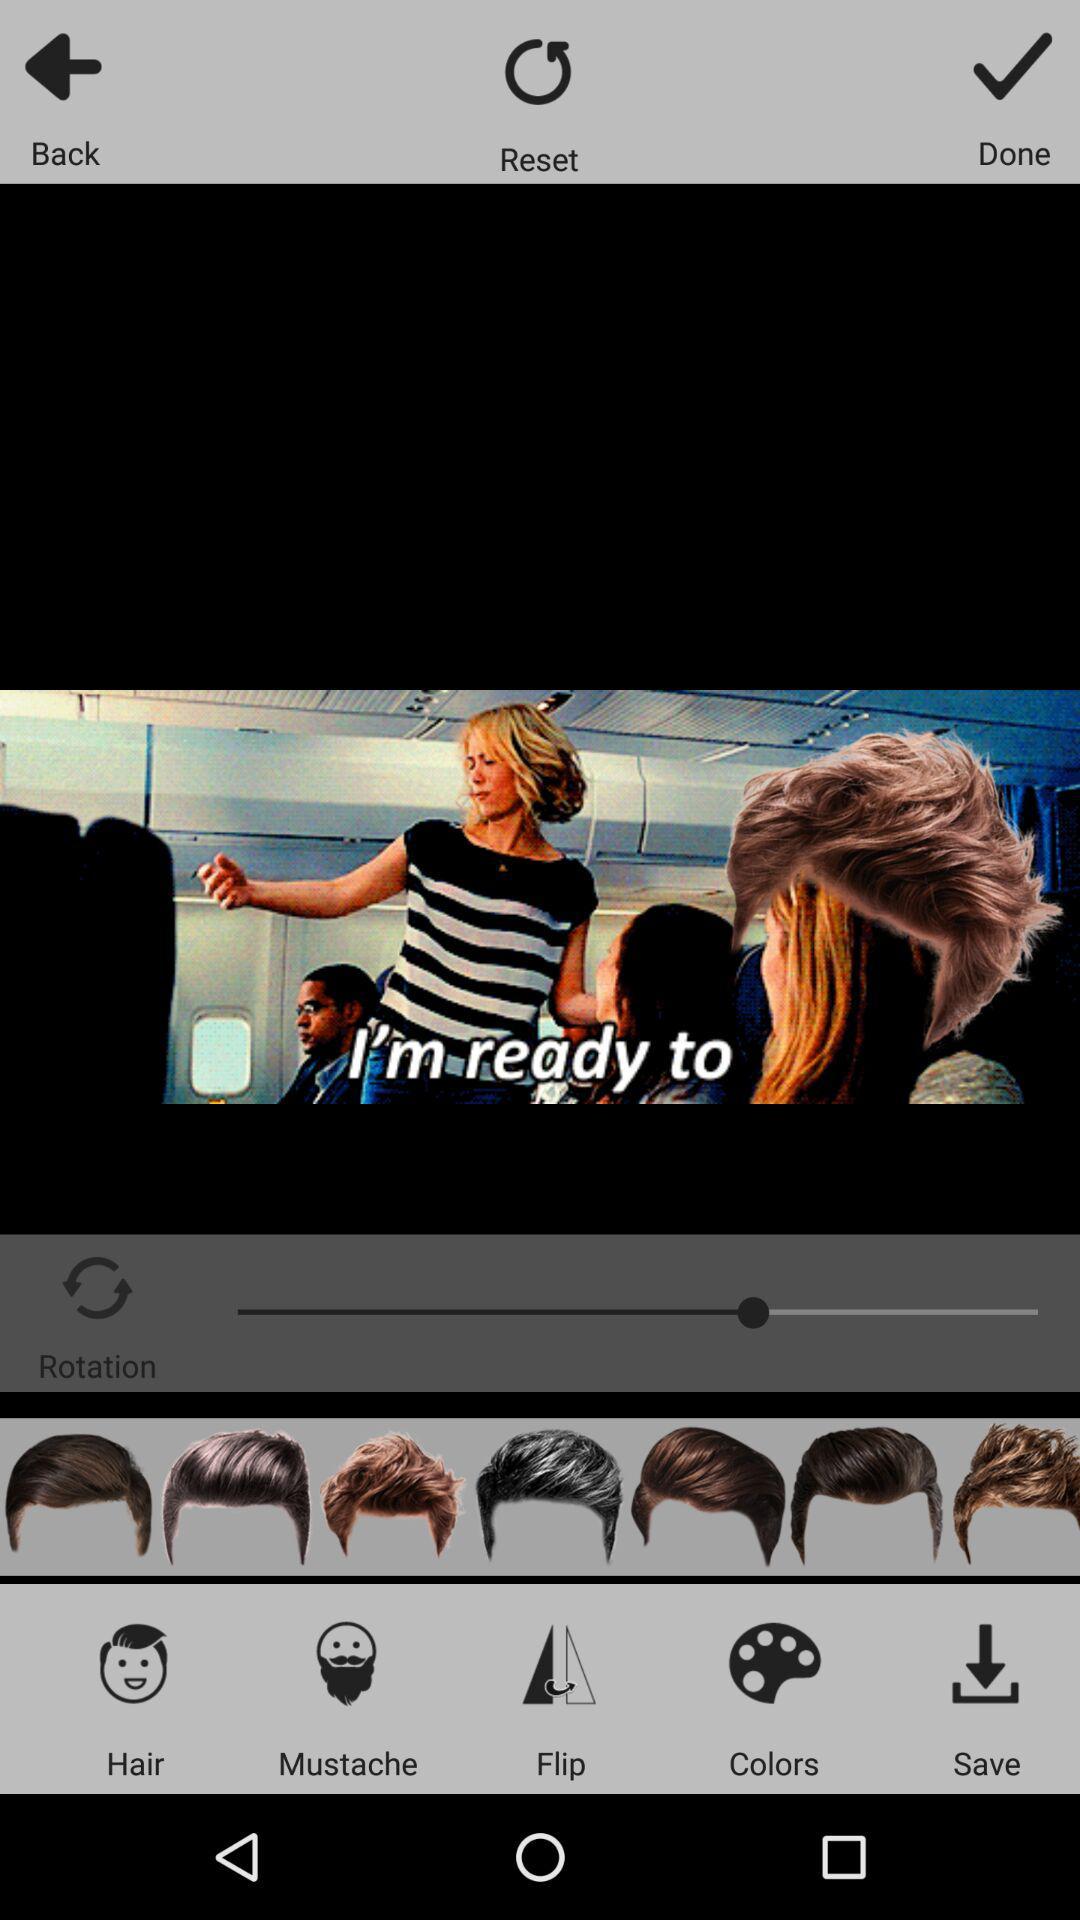  Describe the element at coordinates (560, 1662) in the screenshot. I see `change camera` at that location.